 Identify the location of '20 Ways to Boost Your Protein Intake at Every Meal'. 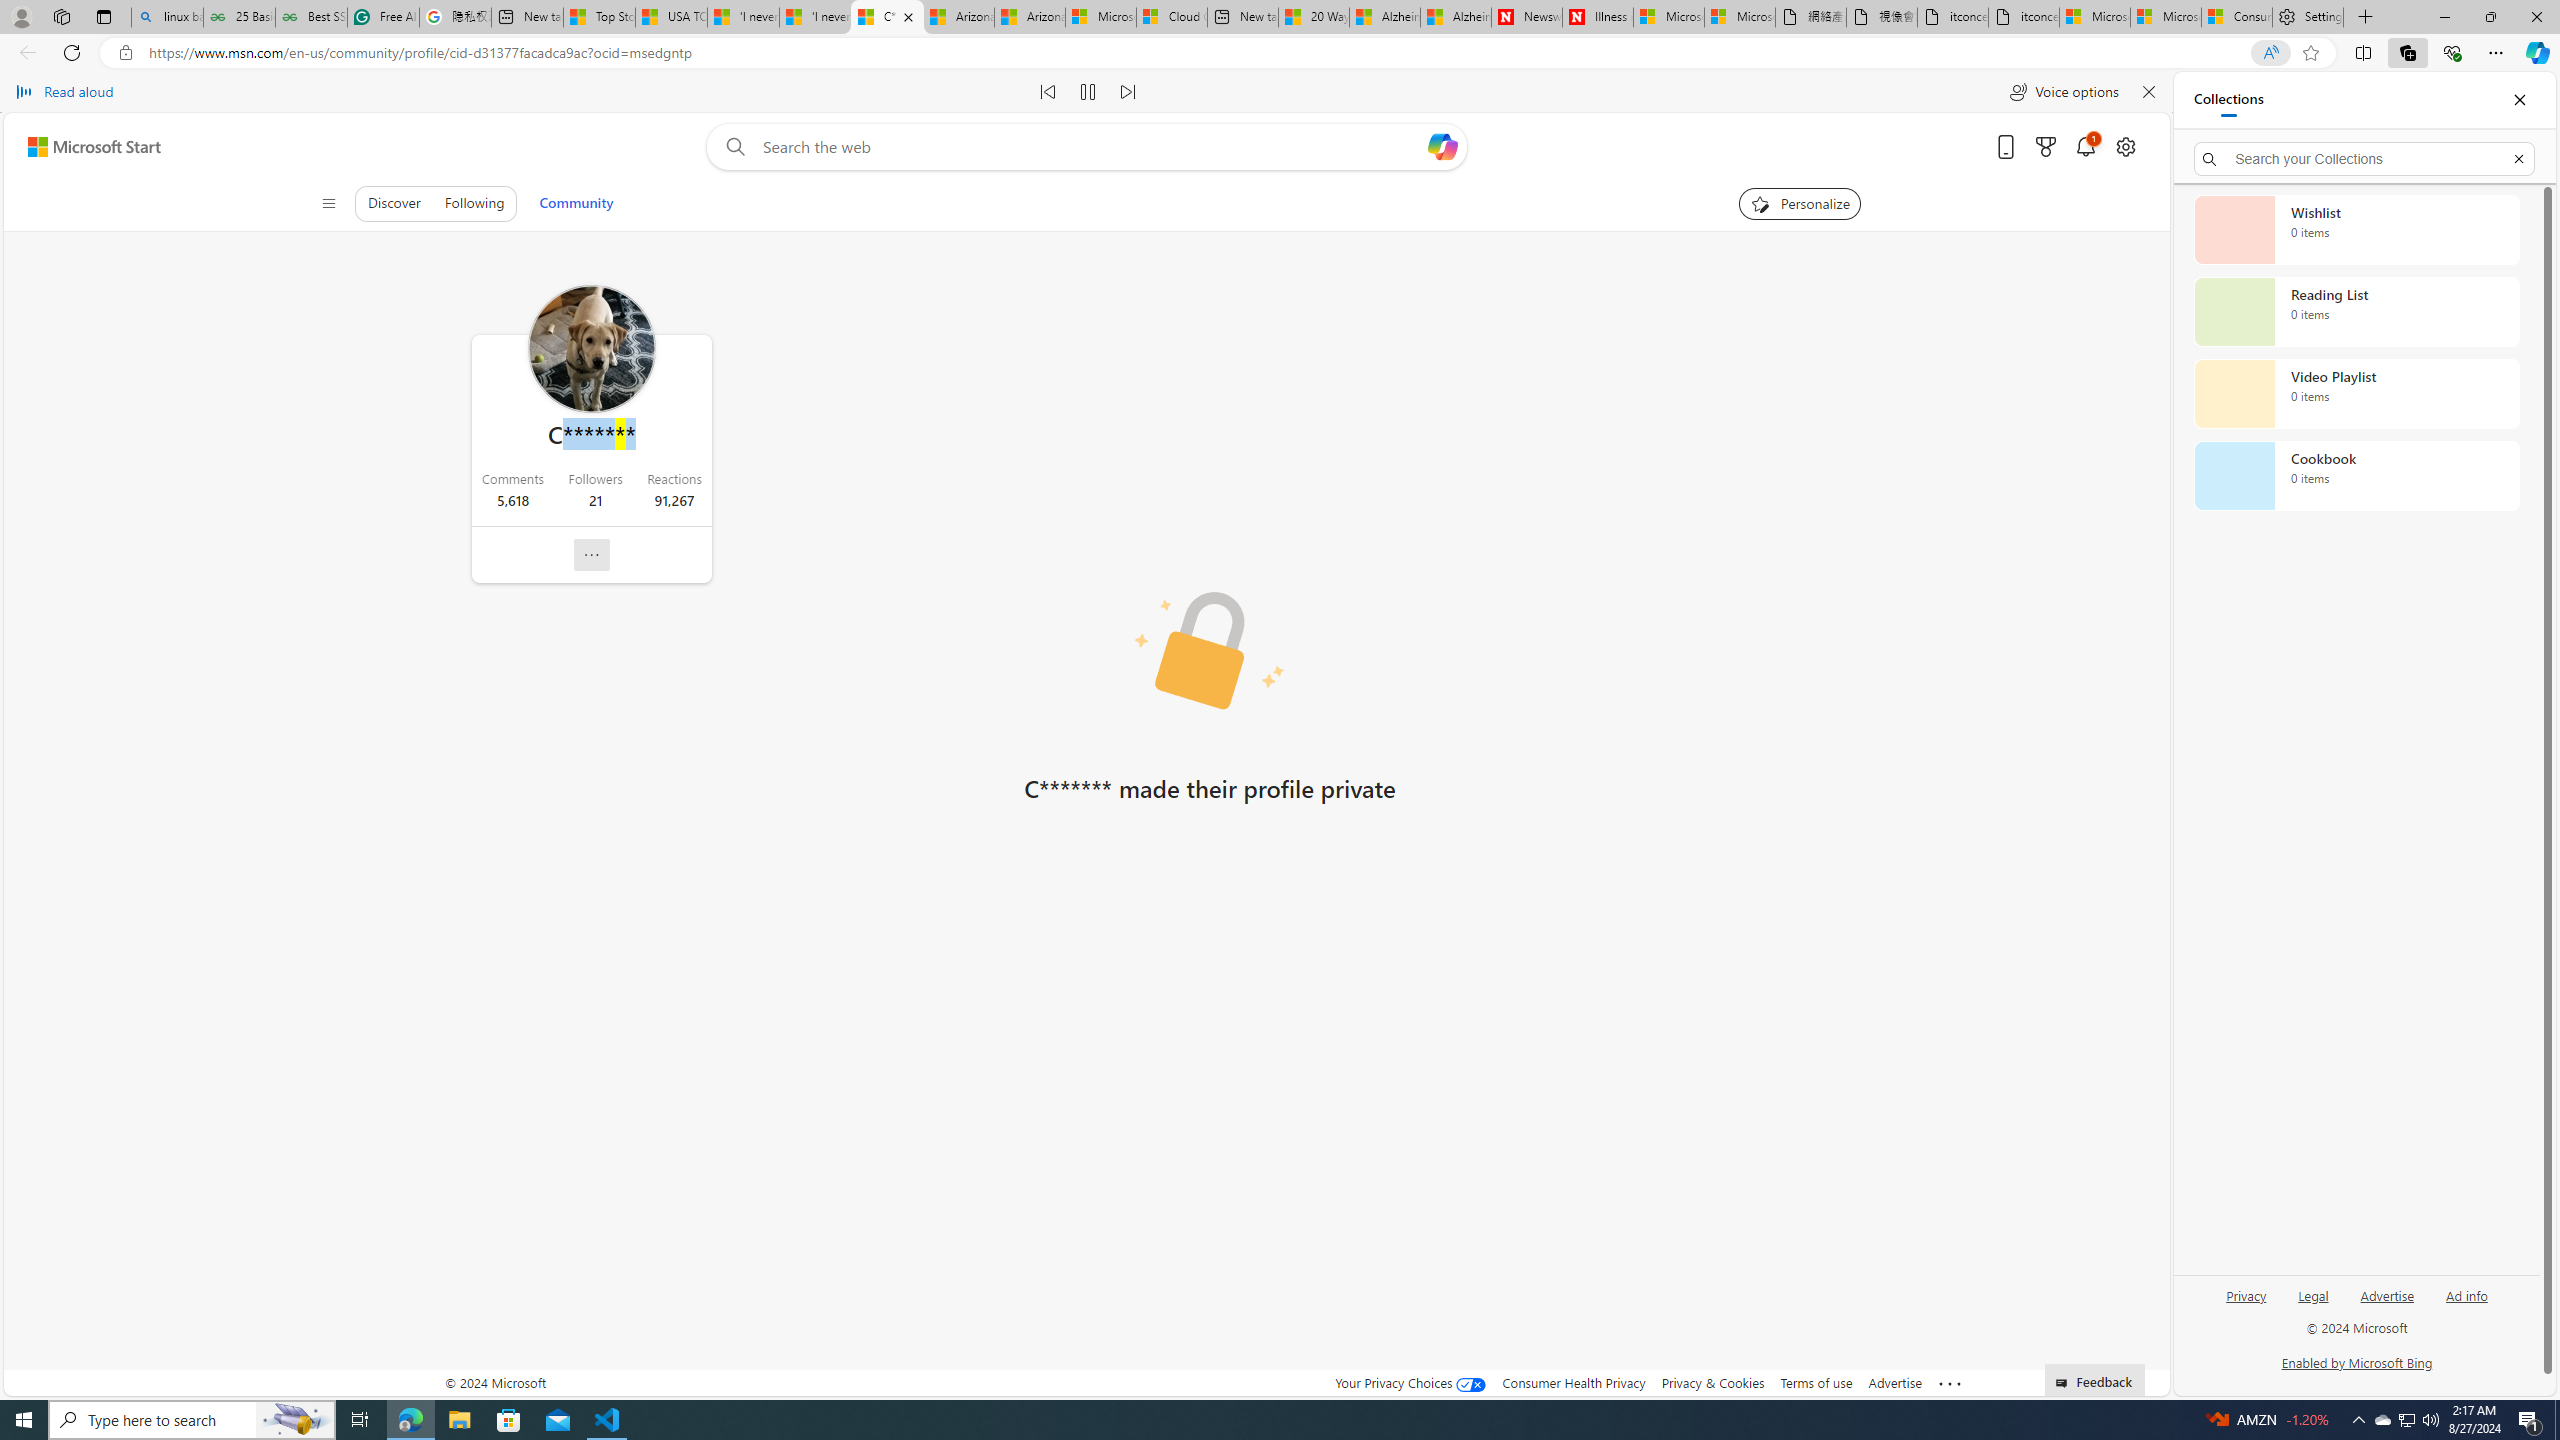
(1312, 16).